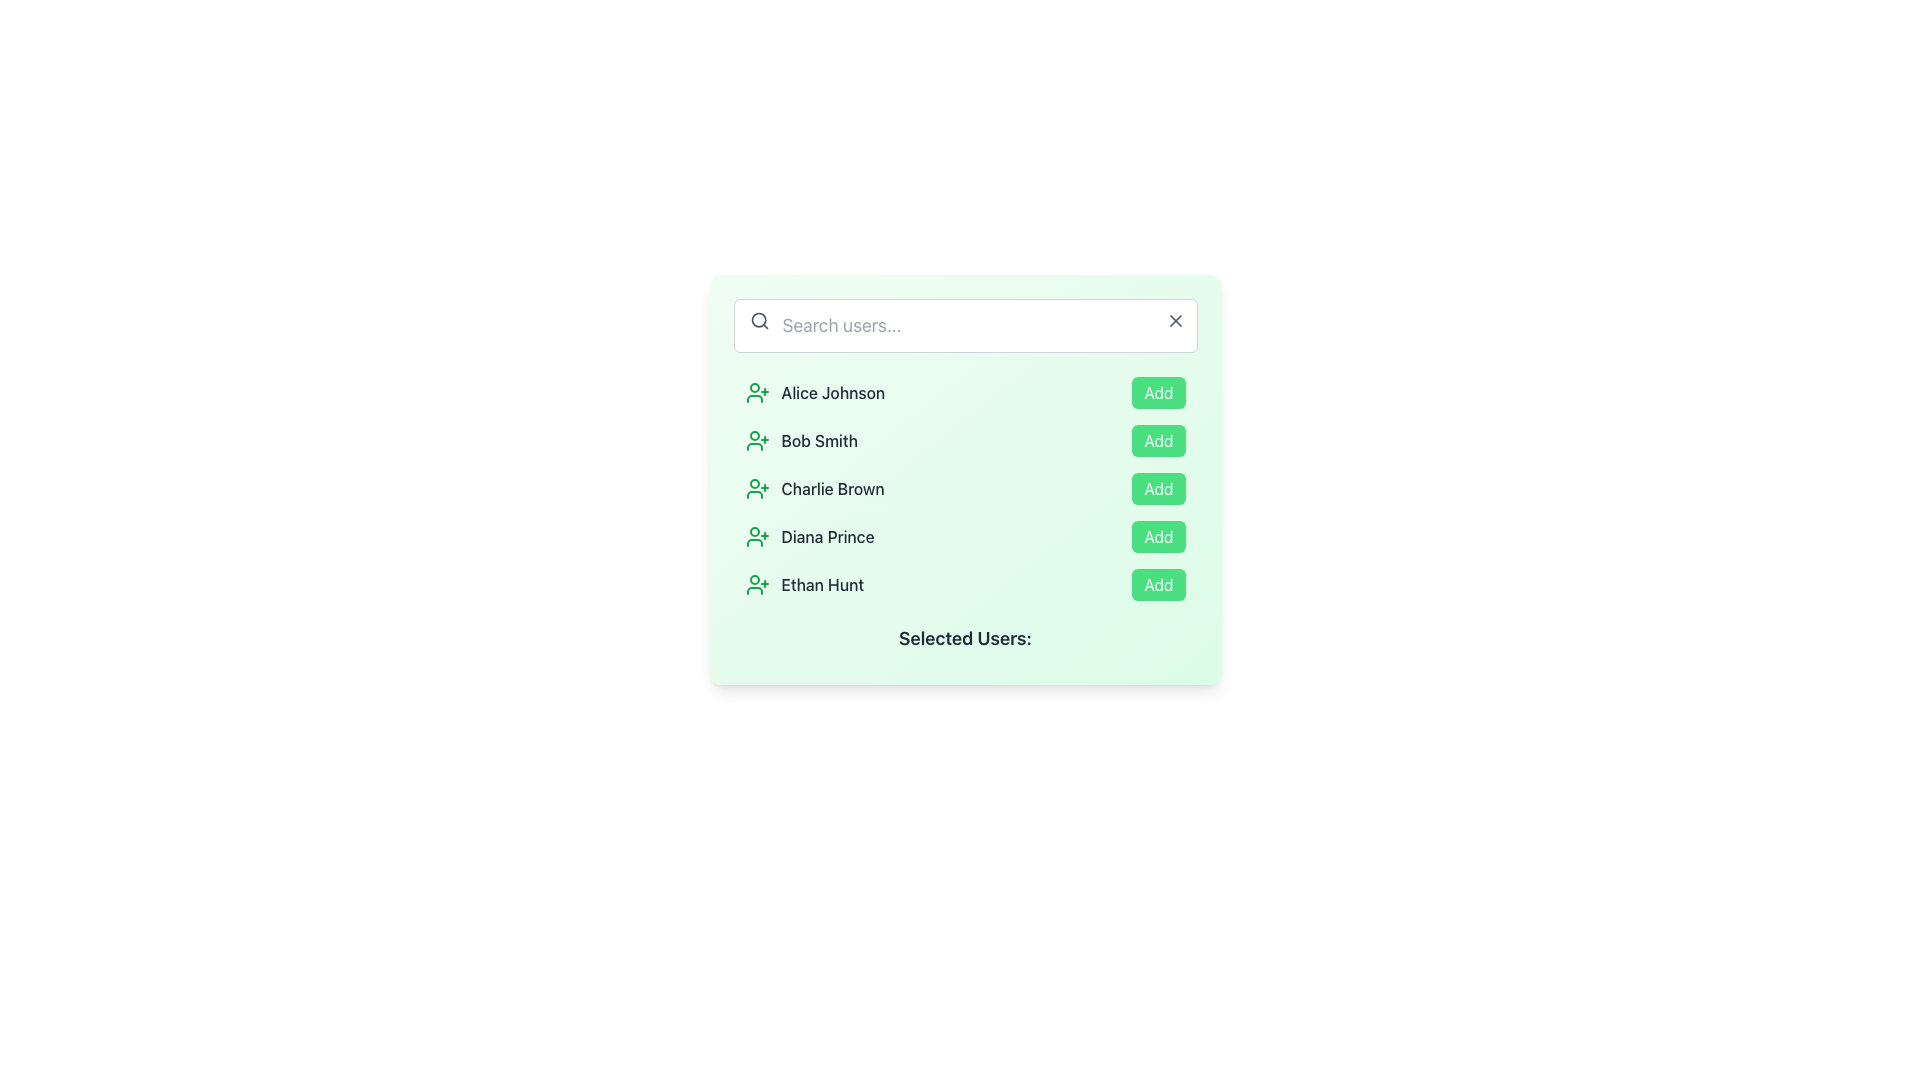 This screenshot has height=1080, width=1920. Describe the element at coordinates (1158, 439) in the screenshot. I see `the button to the right of 'Bob Smith'` at that location.